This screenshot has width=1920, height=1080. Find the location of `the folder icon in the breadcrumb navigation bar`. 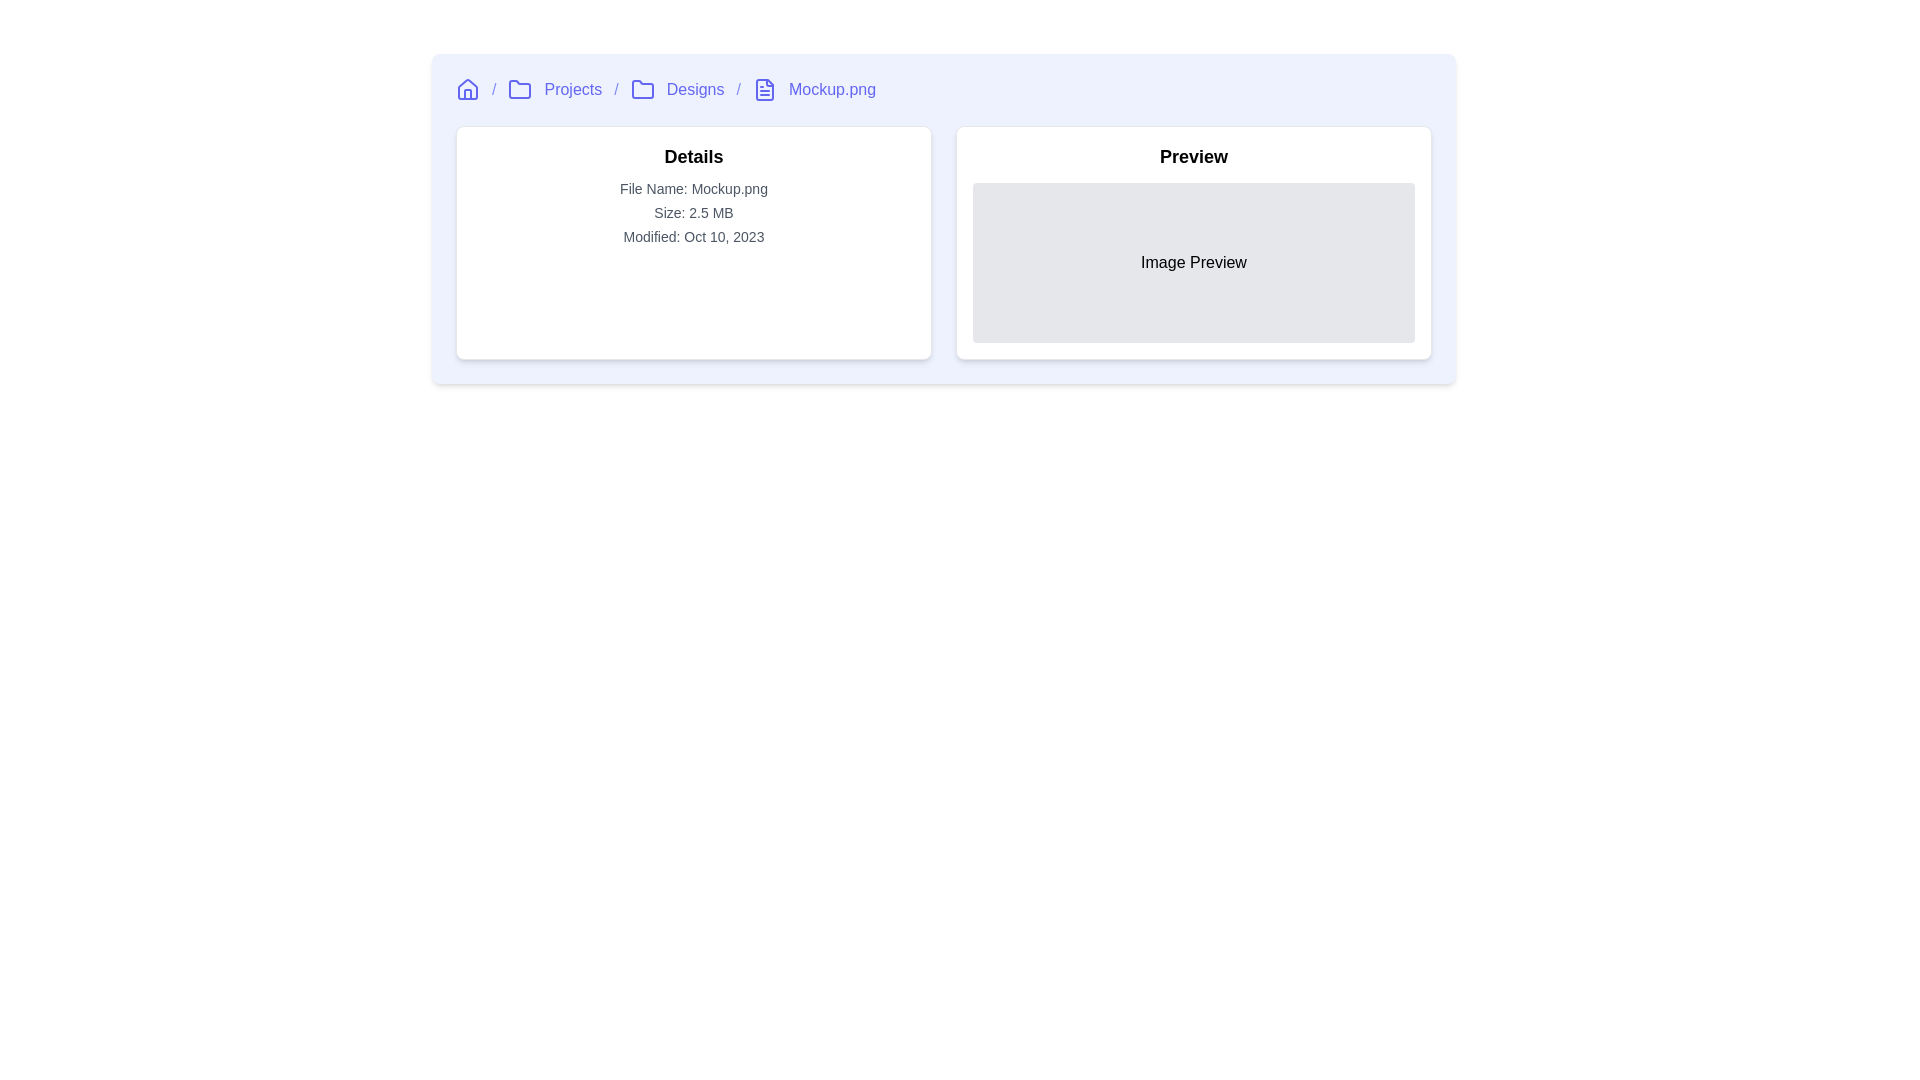

the folder icon in the breadcrumb navigation bar is located at coordinates (642, 88).